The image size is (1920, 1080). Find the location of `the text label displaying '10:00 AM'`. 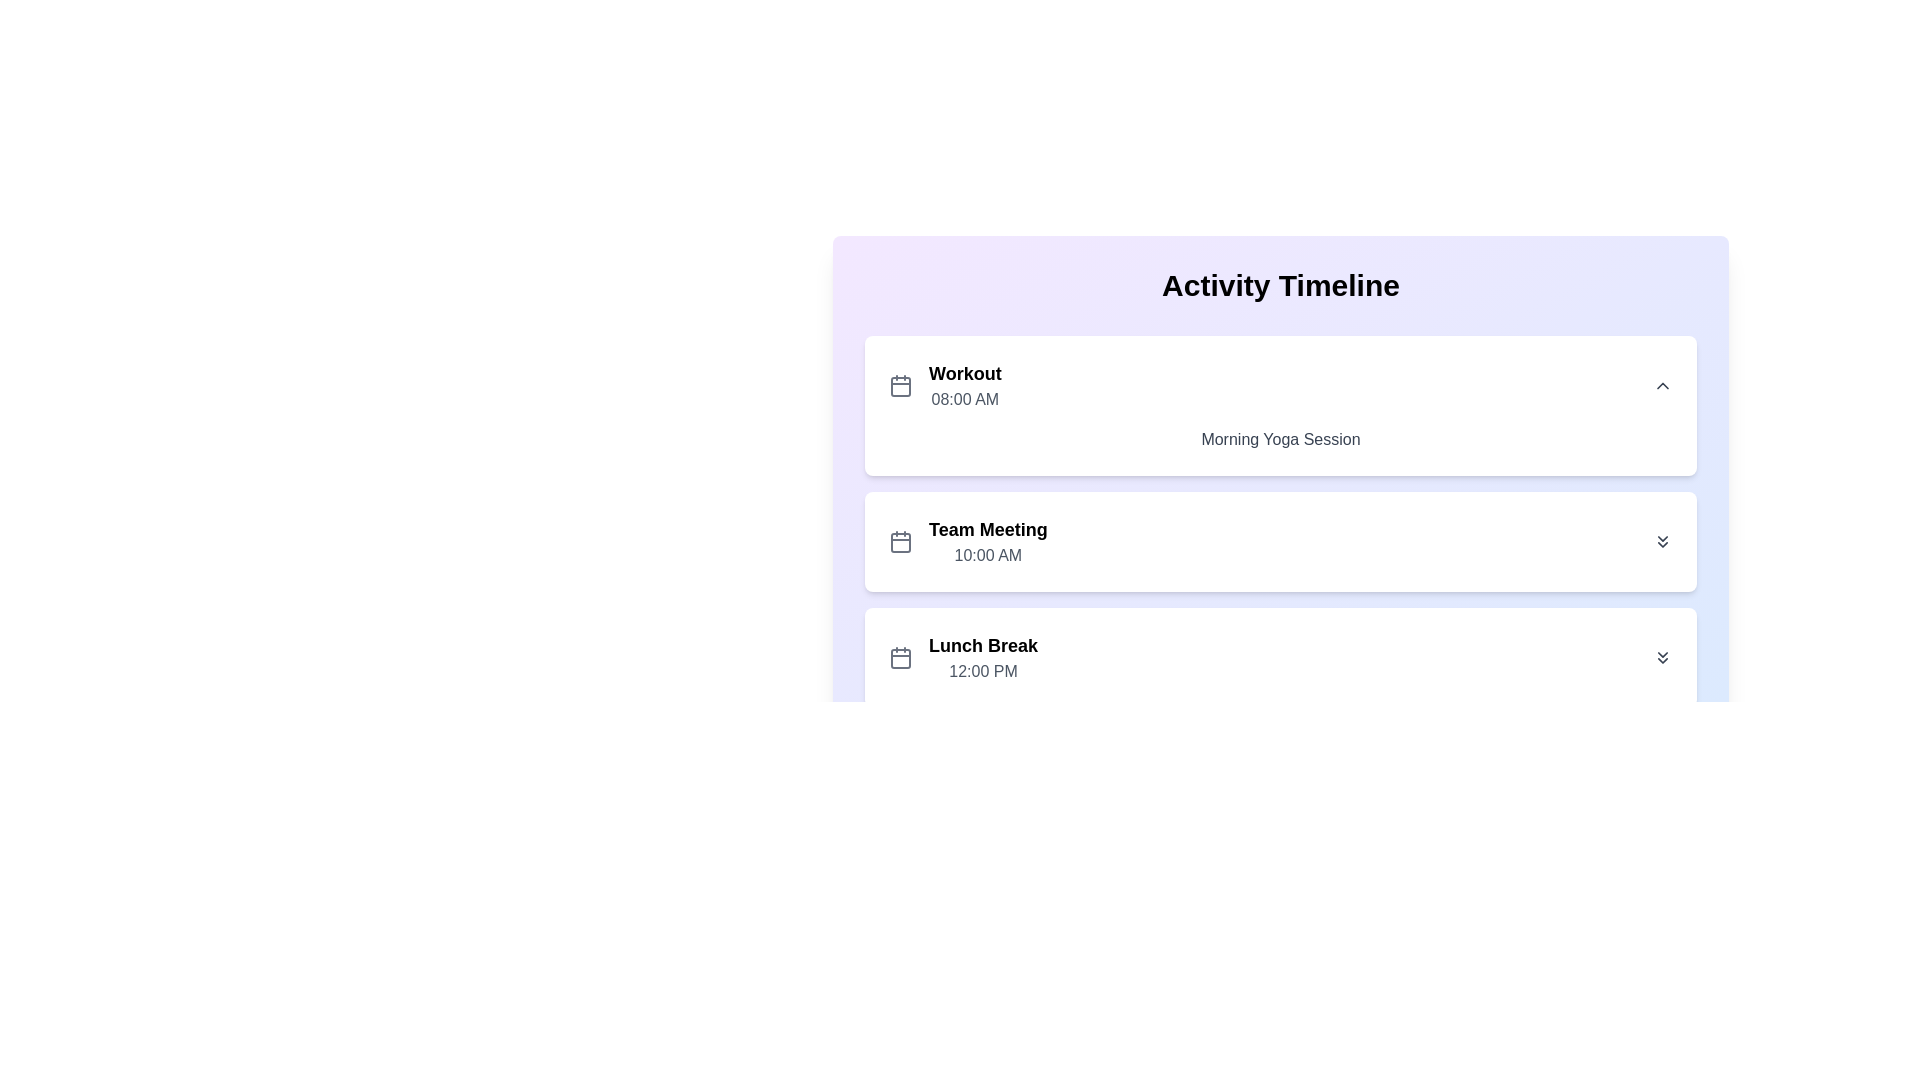

the text label displaying '10:00 AM' is located at coordinates (988, 555).